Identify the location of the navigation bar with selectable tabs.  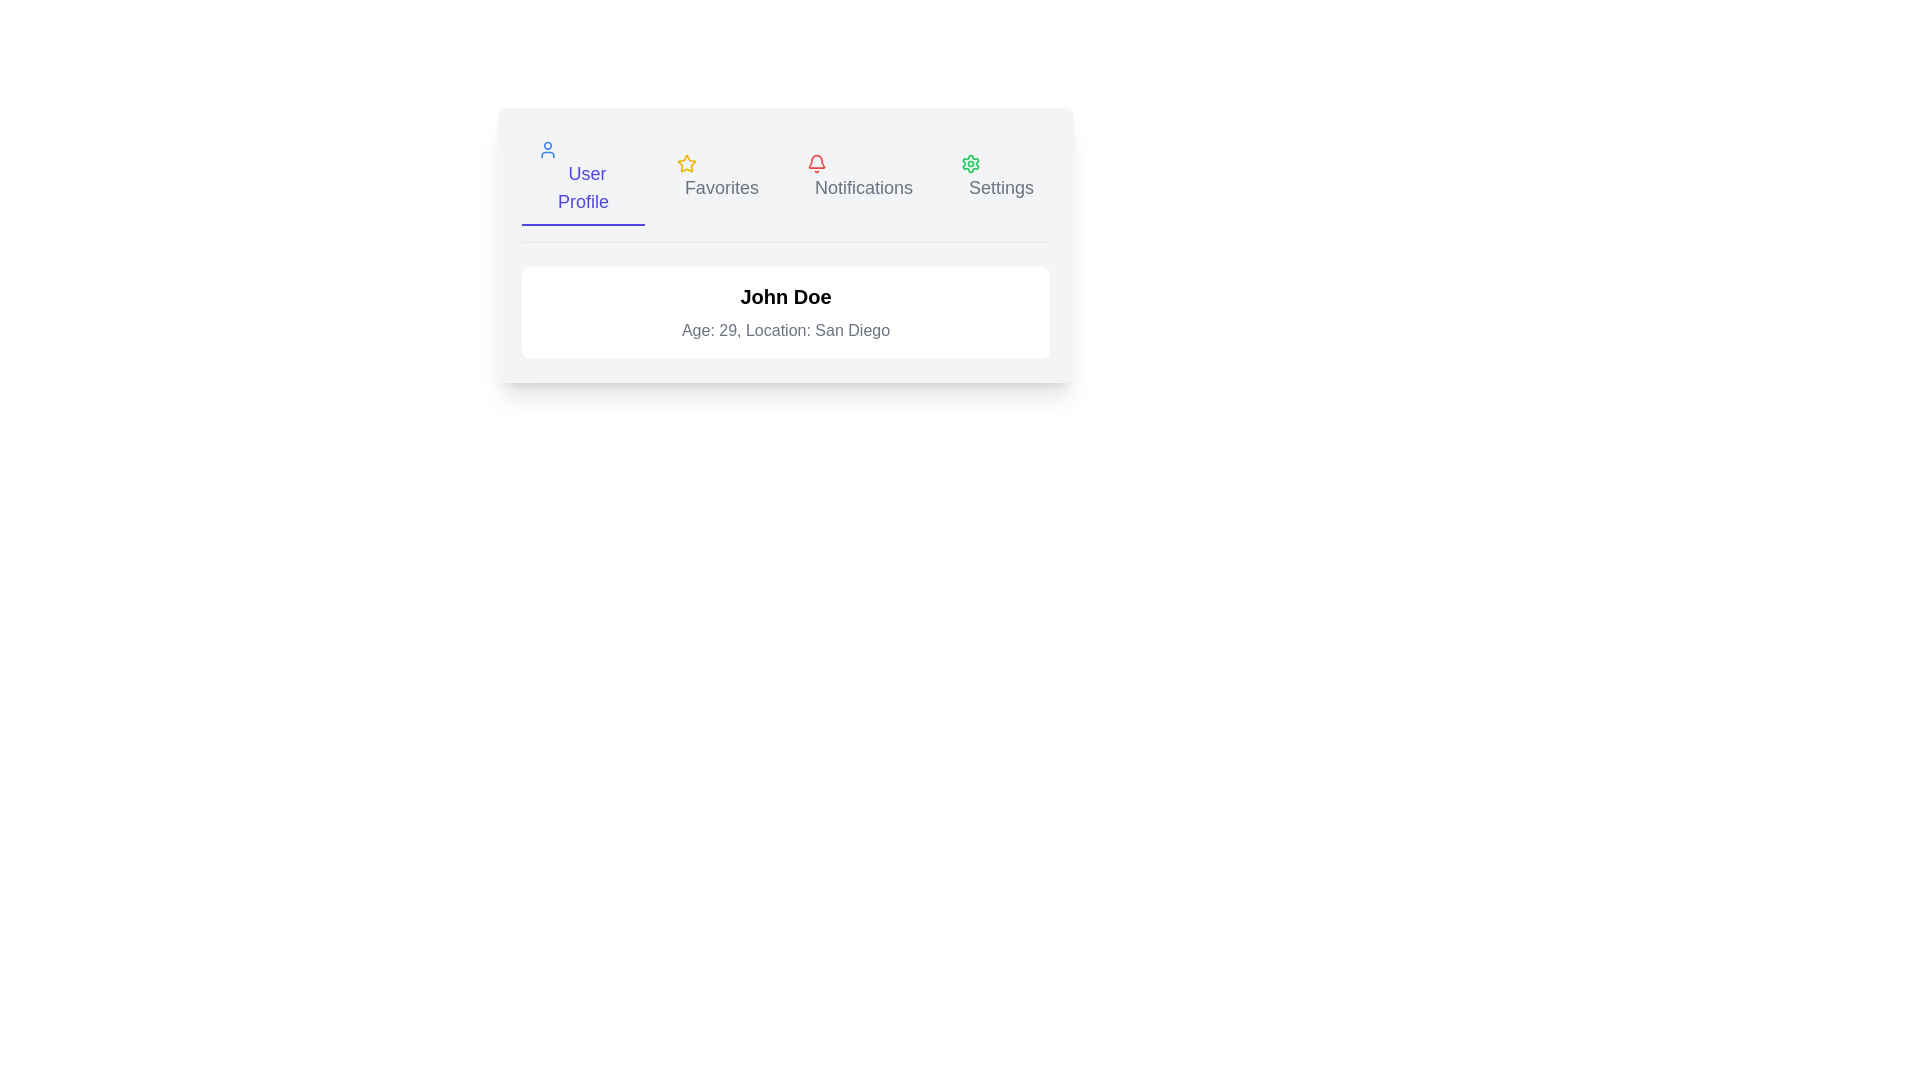
(785, 187).